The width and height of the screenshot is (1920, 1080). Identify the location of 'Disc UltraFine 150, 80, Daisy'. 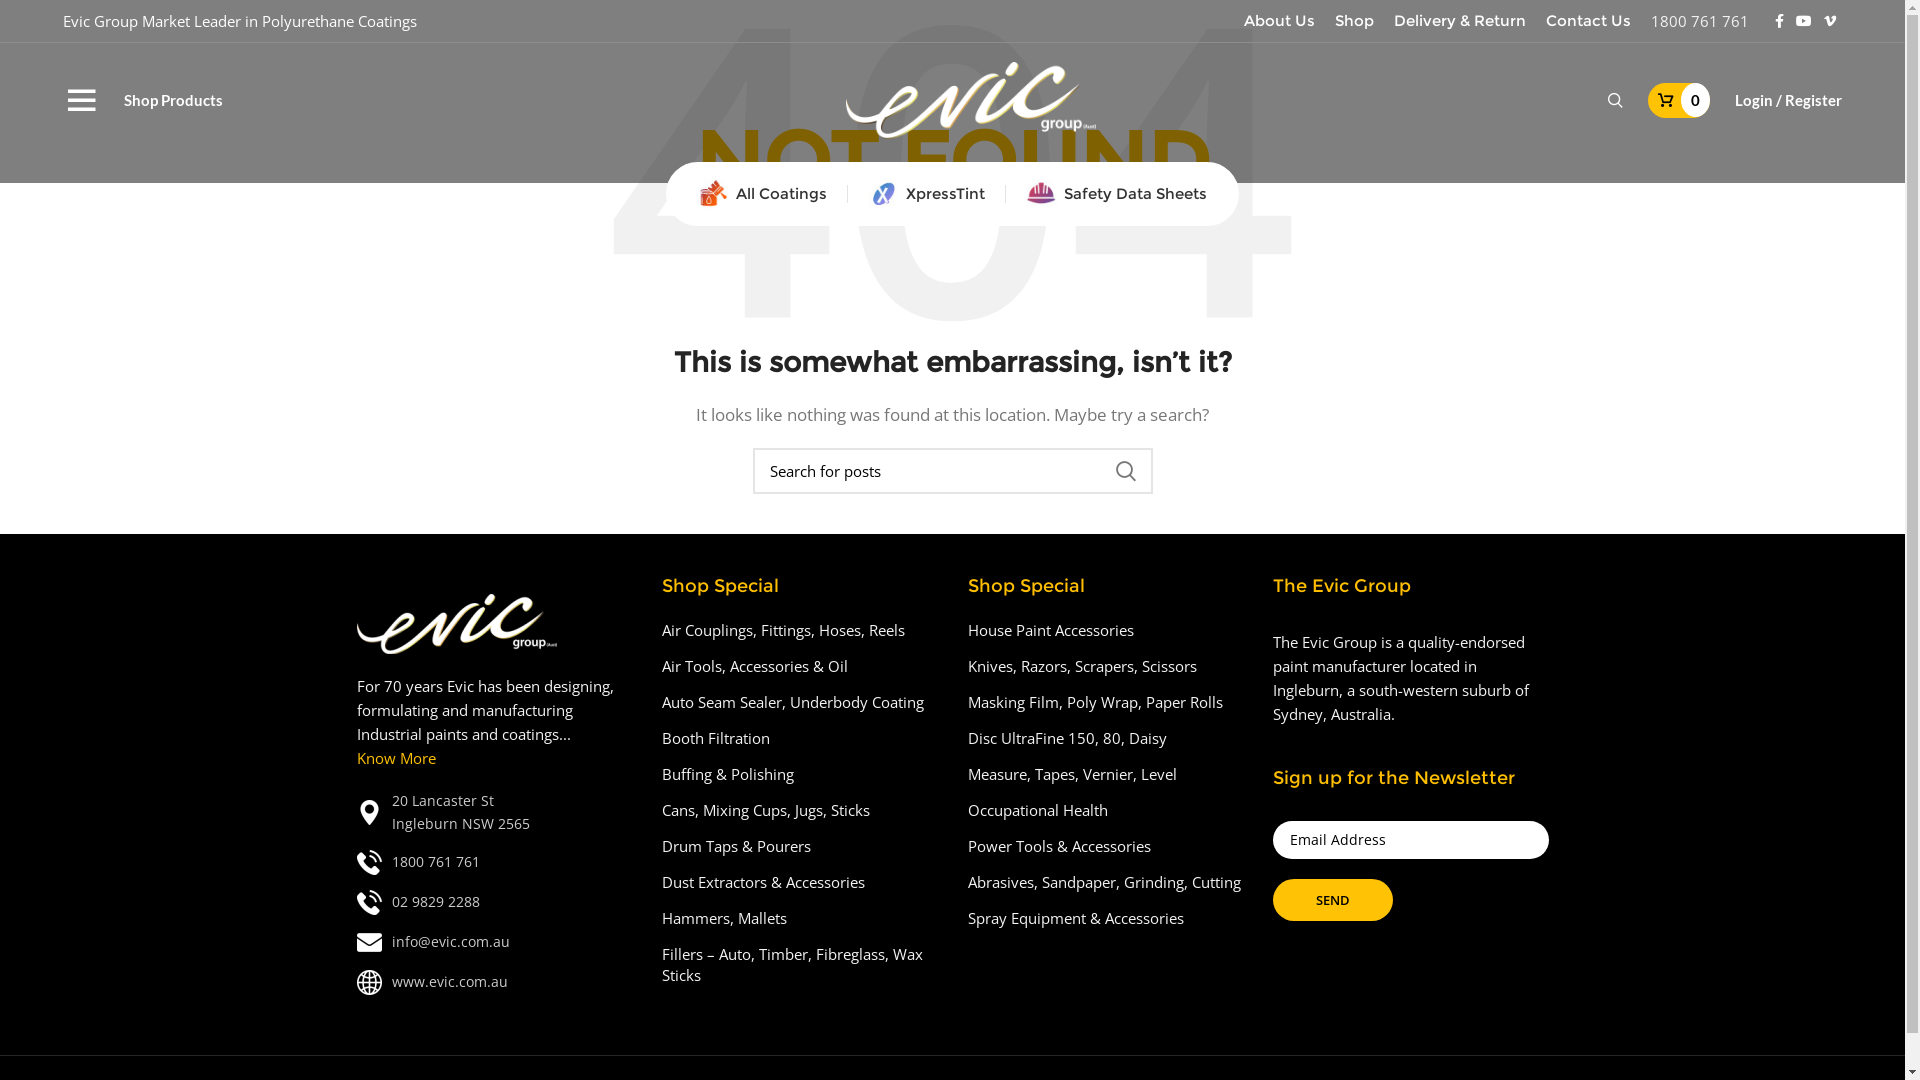
(1067, 738).